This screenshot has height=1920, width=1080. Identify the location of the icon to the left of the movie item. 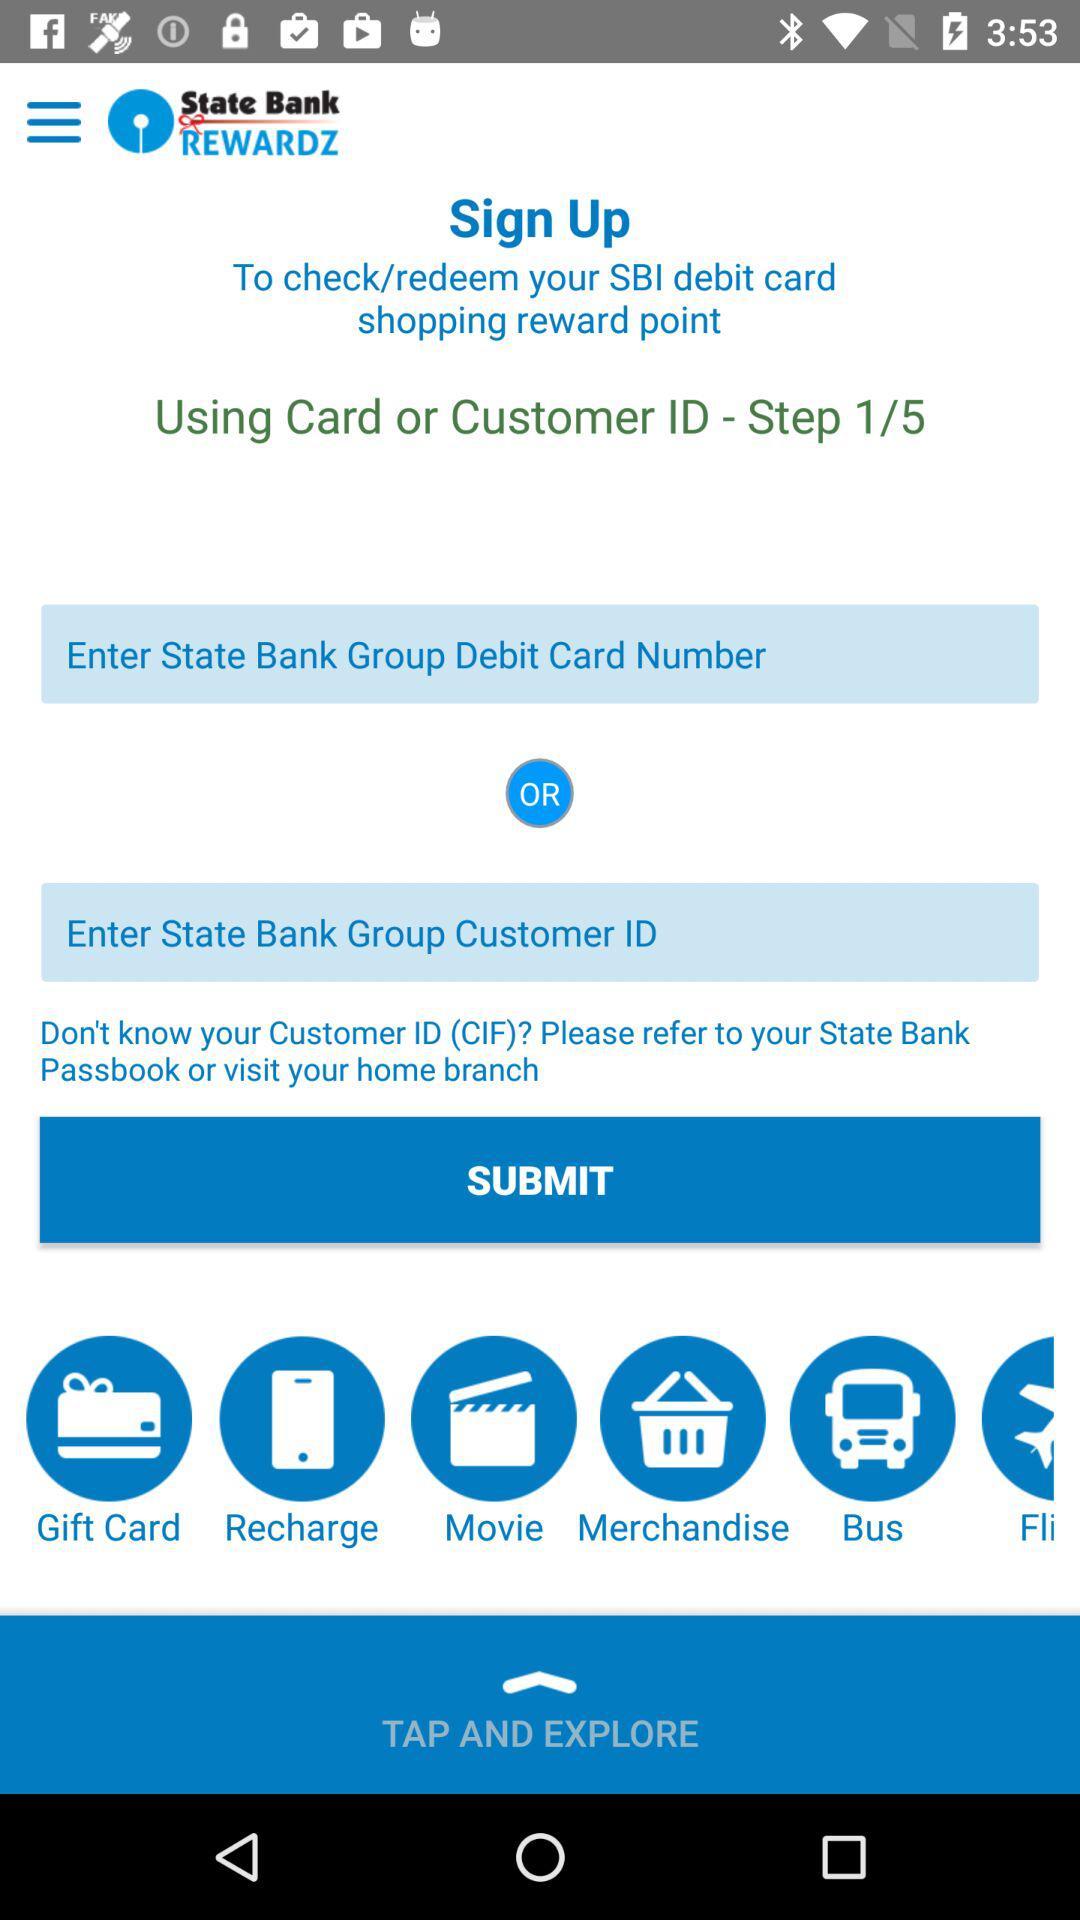
(301, 1443).